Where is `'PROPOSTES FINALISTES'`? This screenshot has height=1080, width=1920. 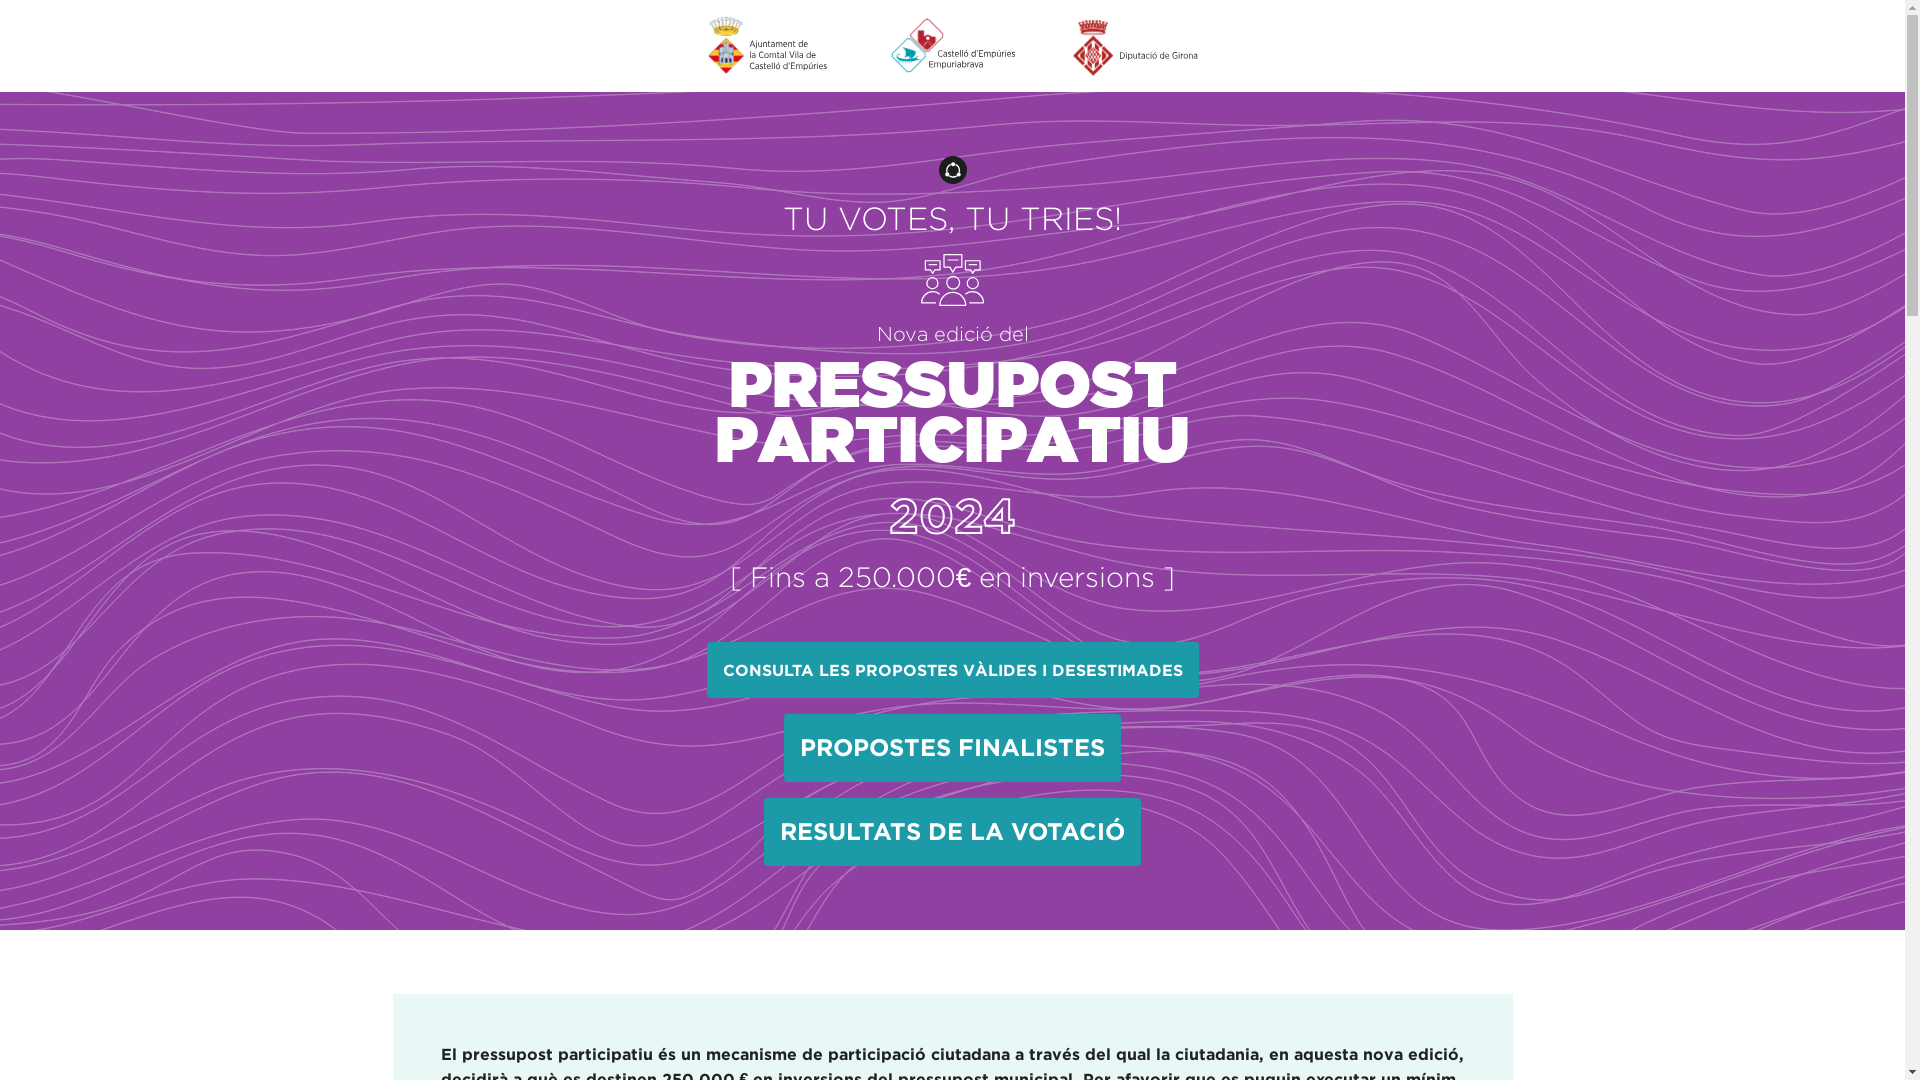 'PROPOSTES FINALISTES' is located at coordinates (951, 748).